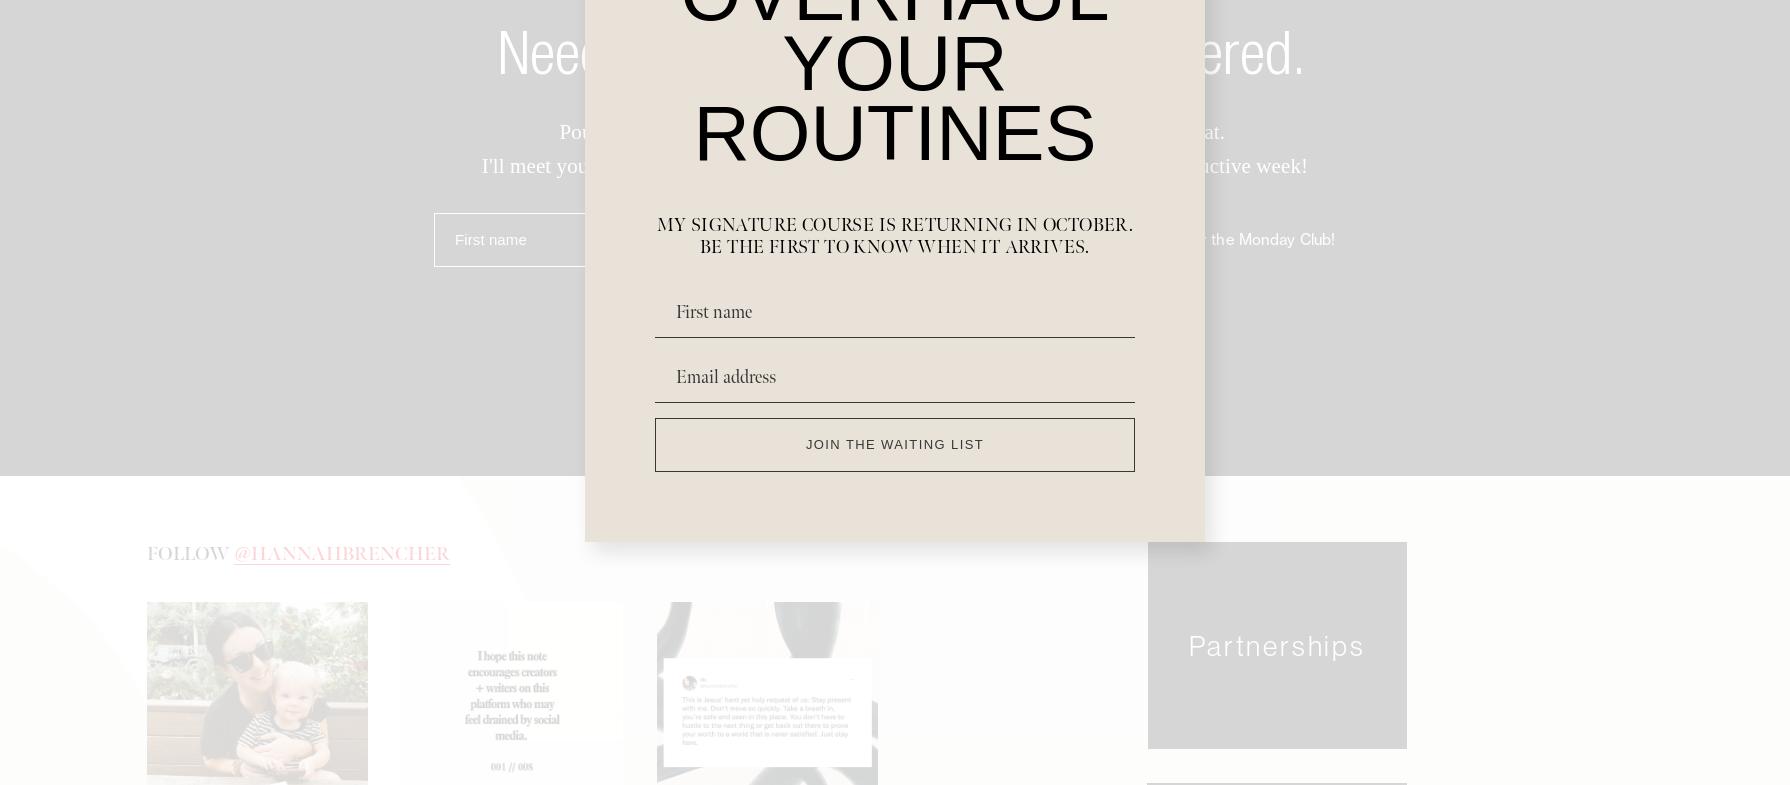  What do you see at coordinates (896, 245) in the screenshot?
I see `'Email address'` at bounding box center [896, 245].